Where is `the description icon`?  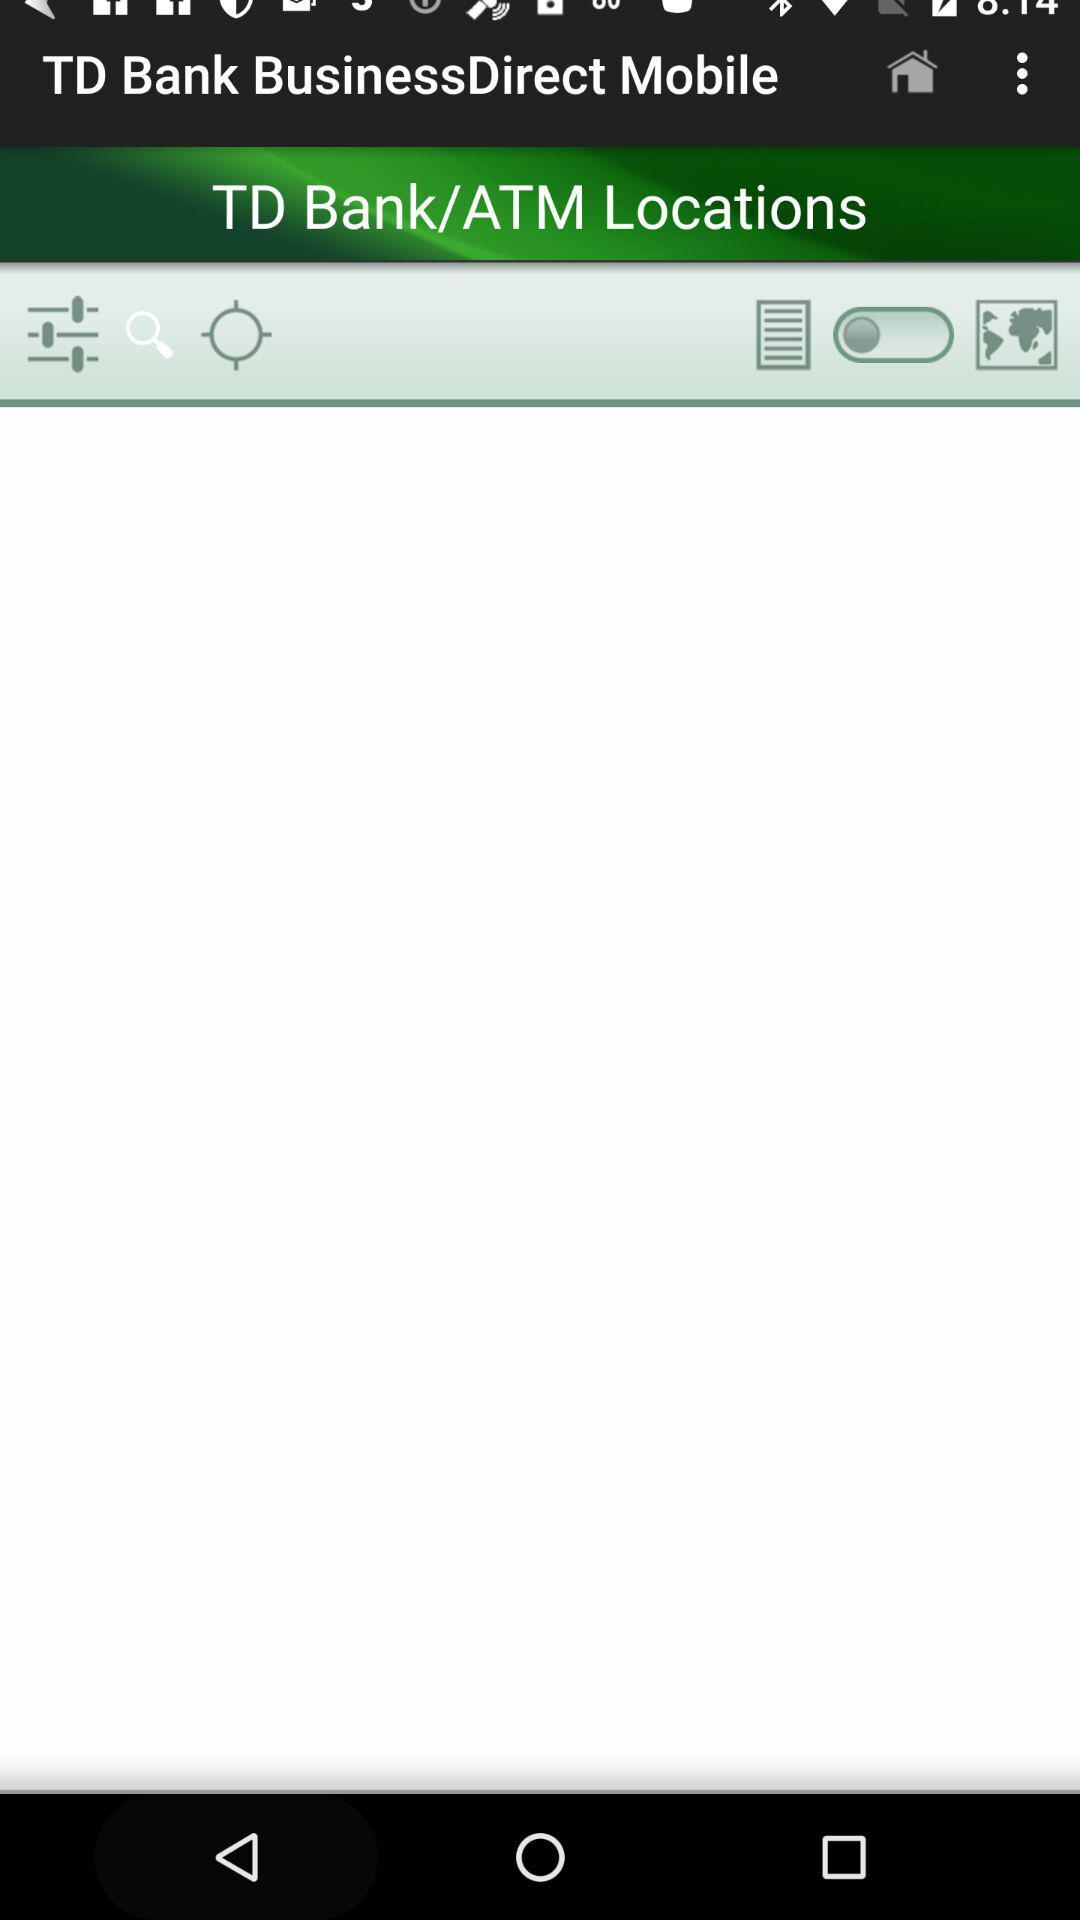
the description icon is located at coordinates (769, 334).